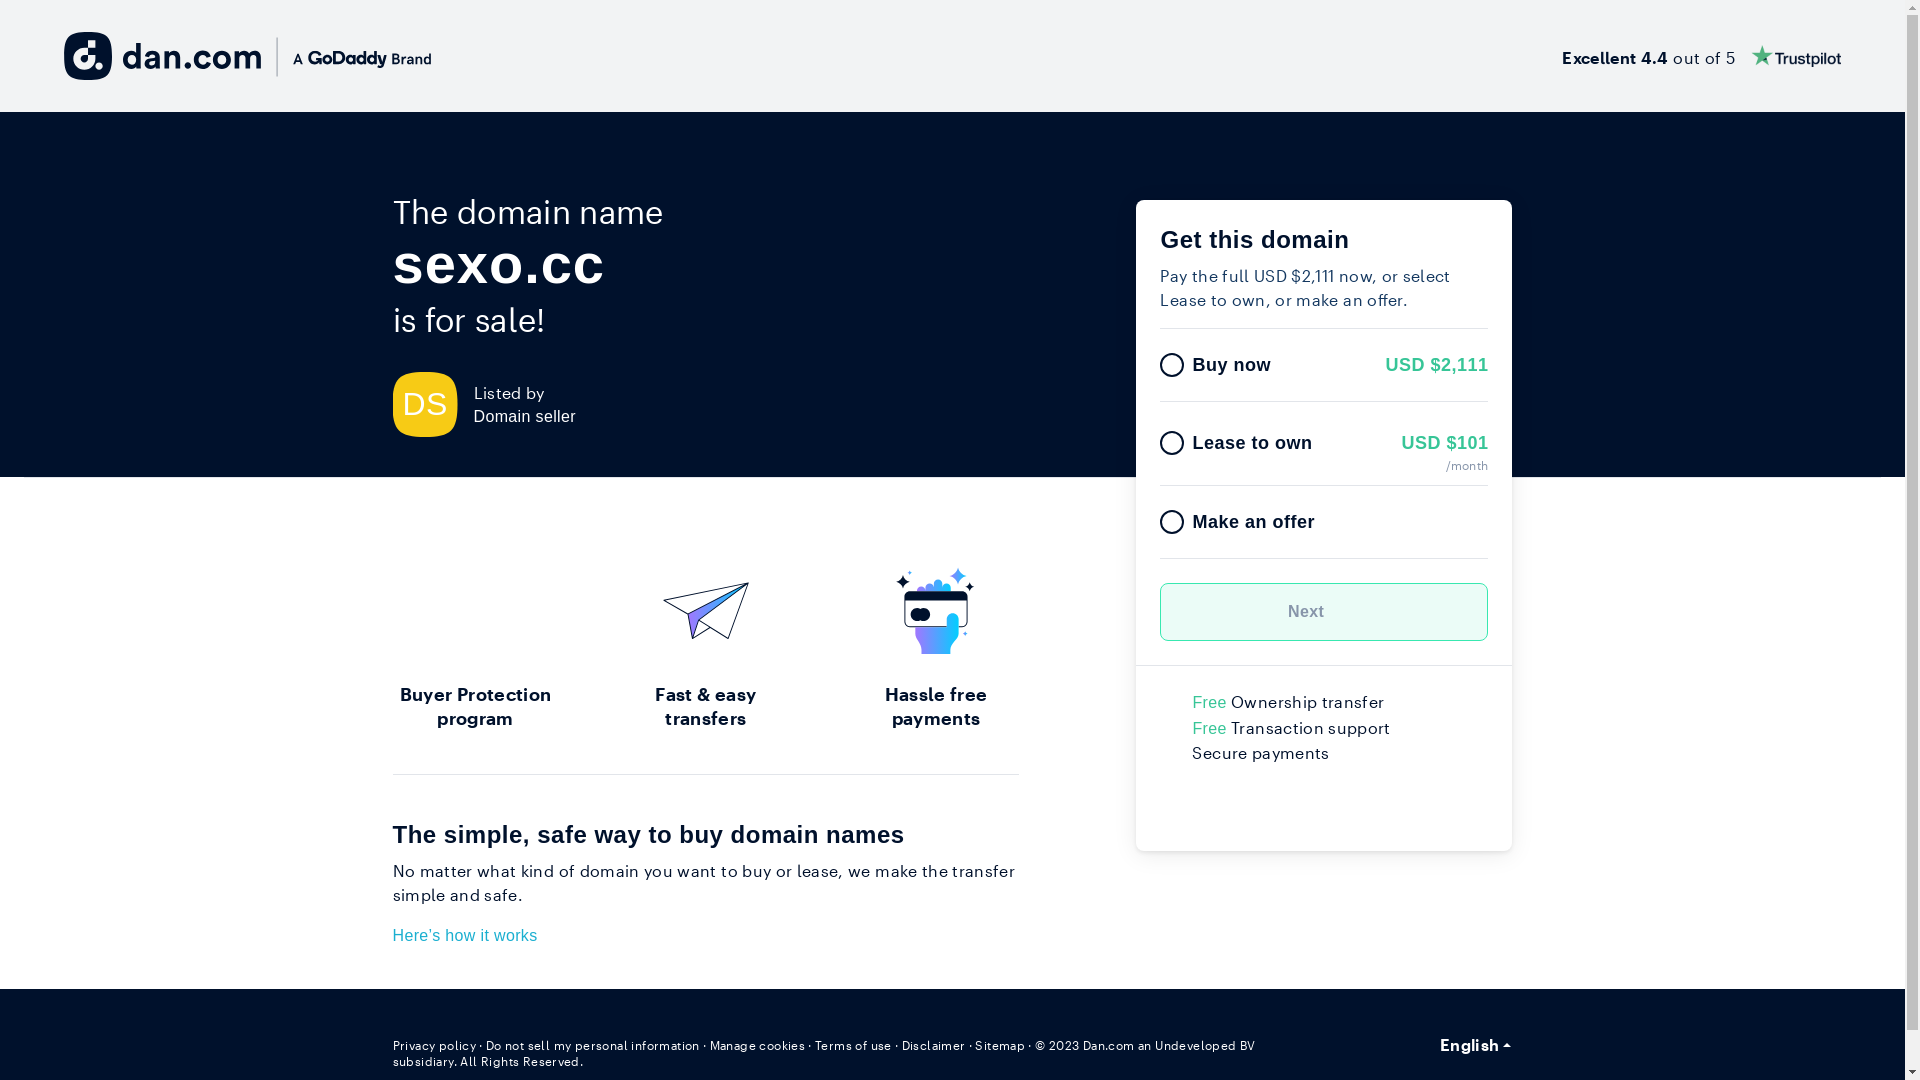 This screenshot has width=1920, height=1080. What do you see at coordinates (1476, 1044) in the screenshot?
I see `'English'` at bounding box center [1476, 1044].